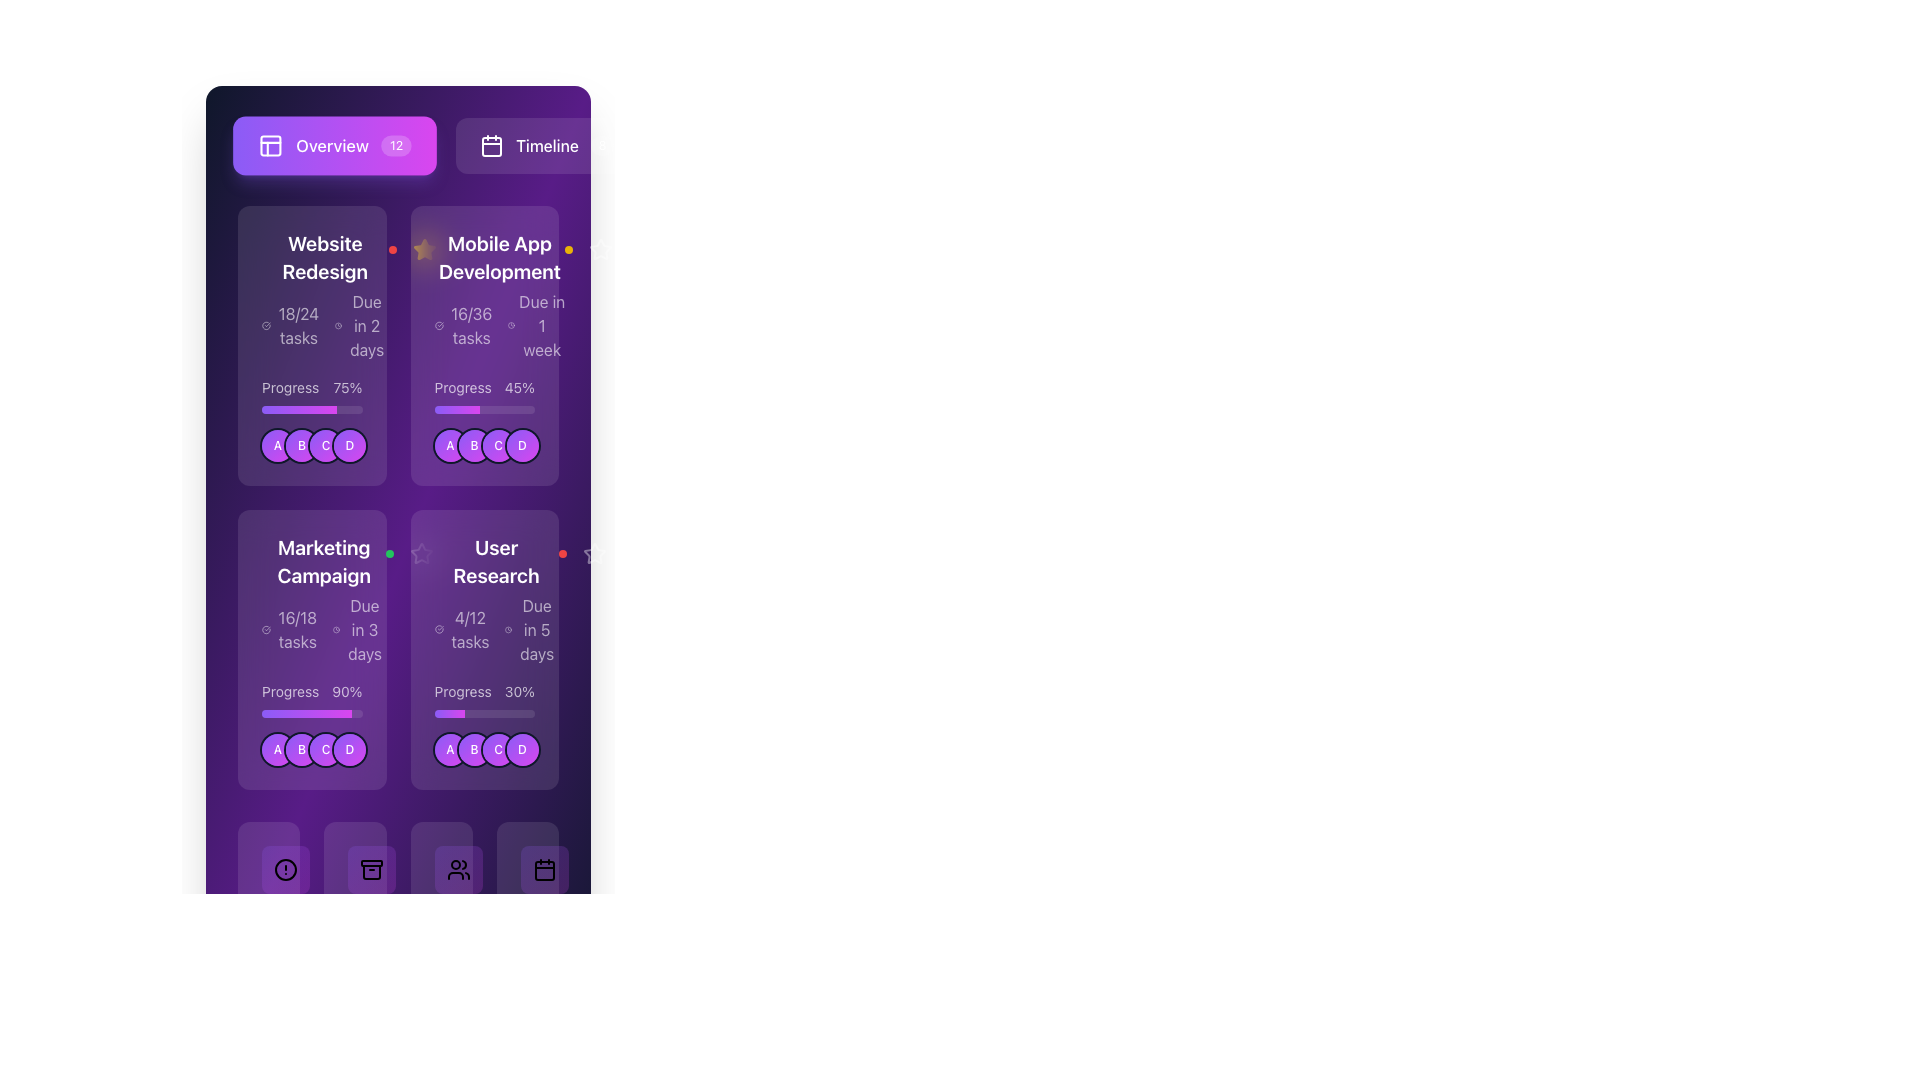  What do you see at coordinates (456, 408) in the screenshot?
I see `the Progress bar segment that visually represents 45% completion of the task within the 'Mobile App Development' card` at bounding box center [456, 408].